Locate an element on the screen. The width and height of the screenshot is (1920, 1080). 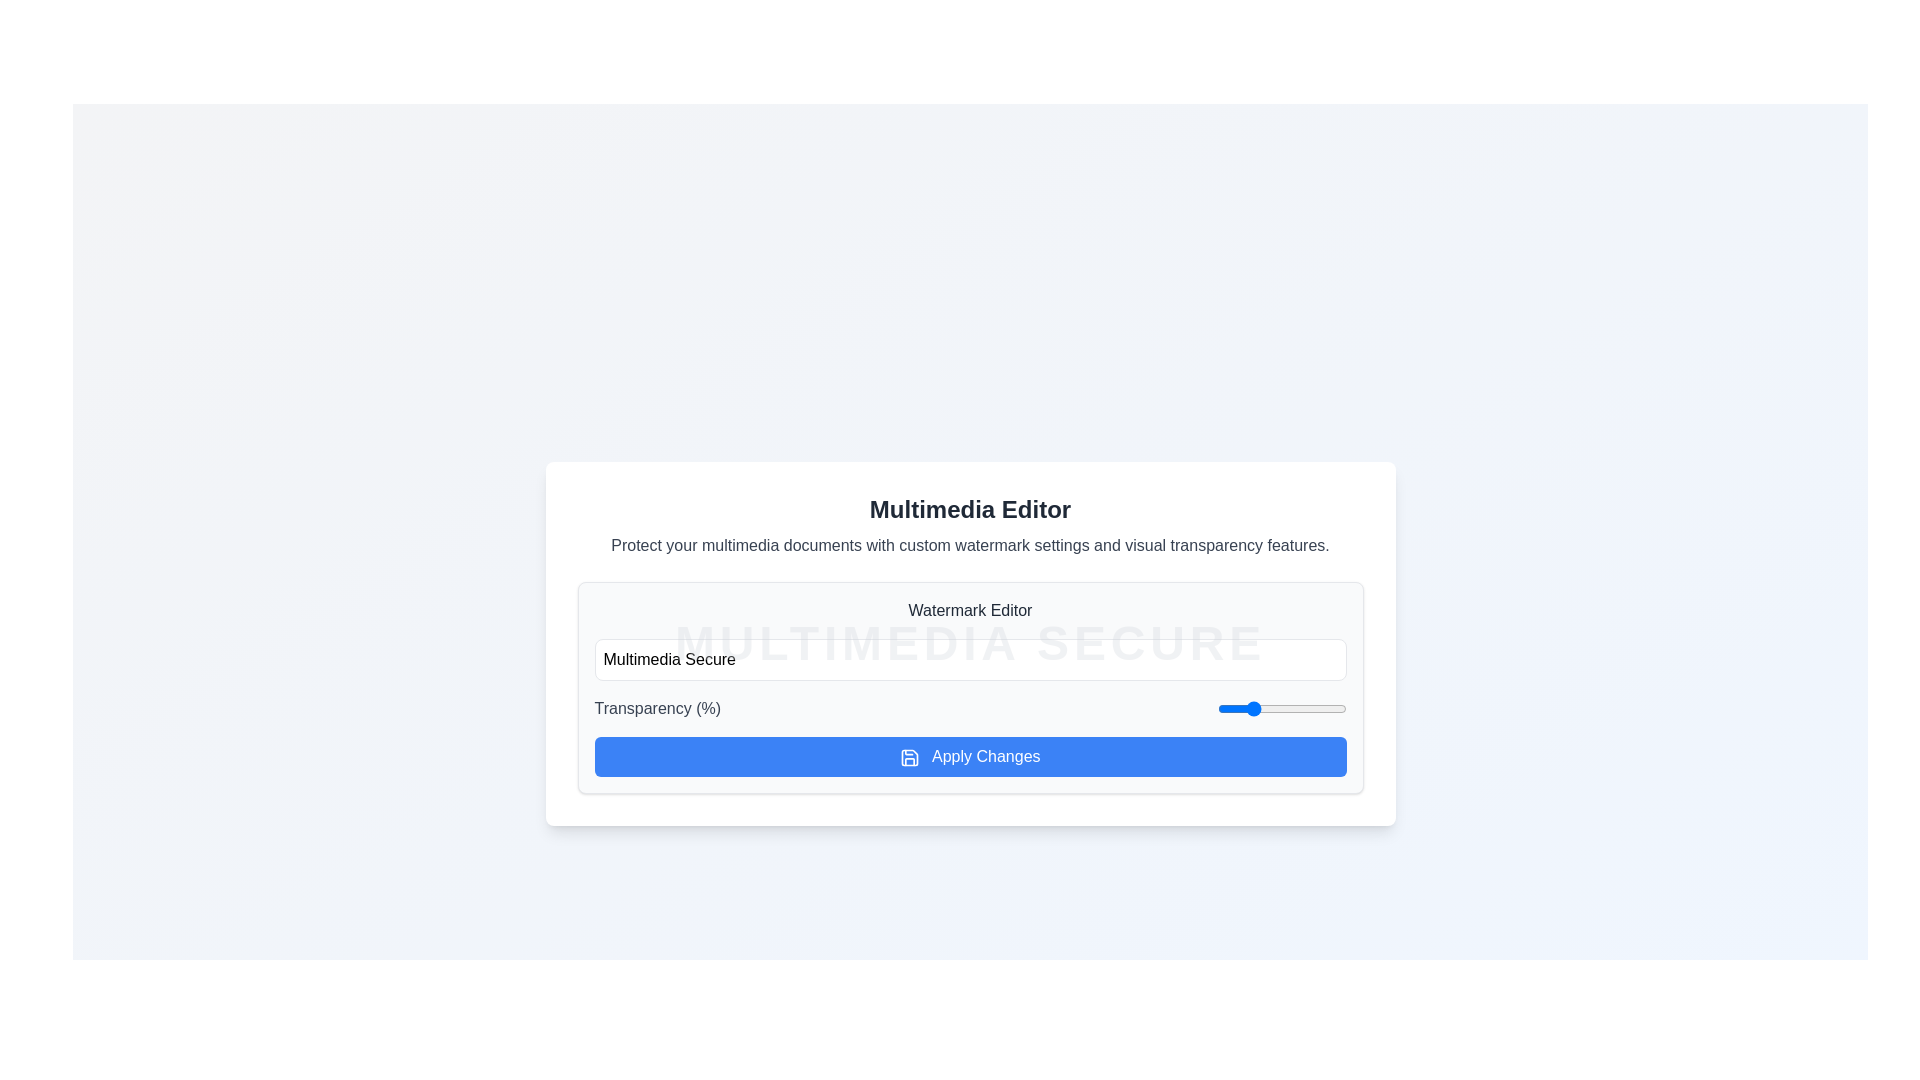
the transparency slider is located at coordinates (1235, 708).